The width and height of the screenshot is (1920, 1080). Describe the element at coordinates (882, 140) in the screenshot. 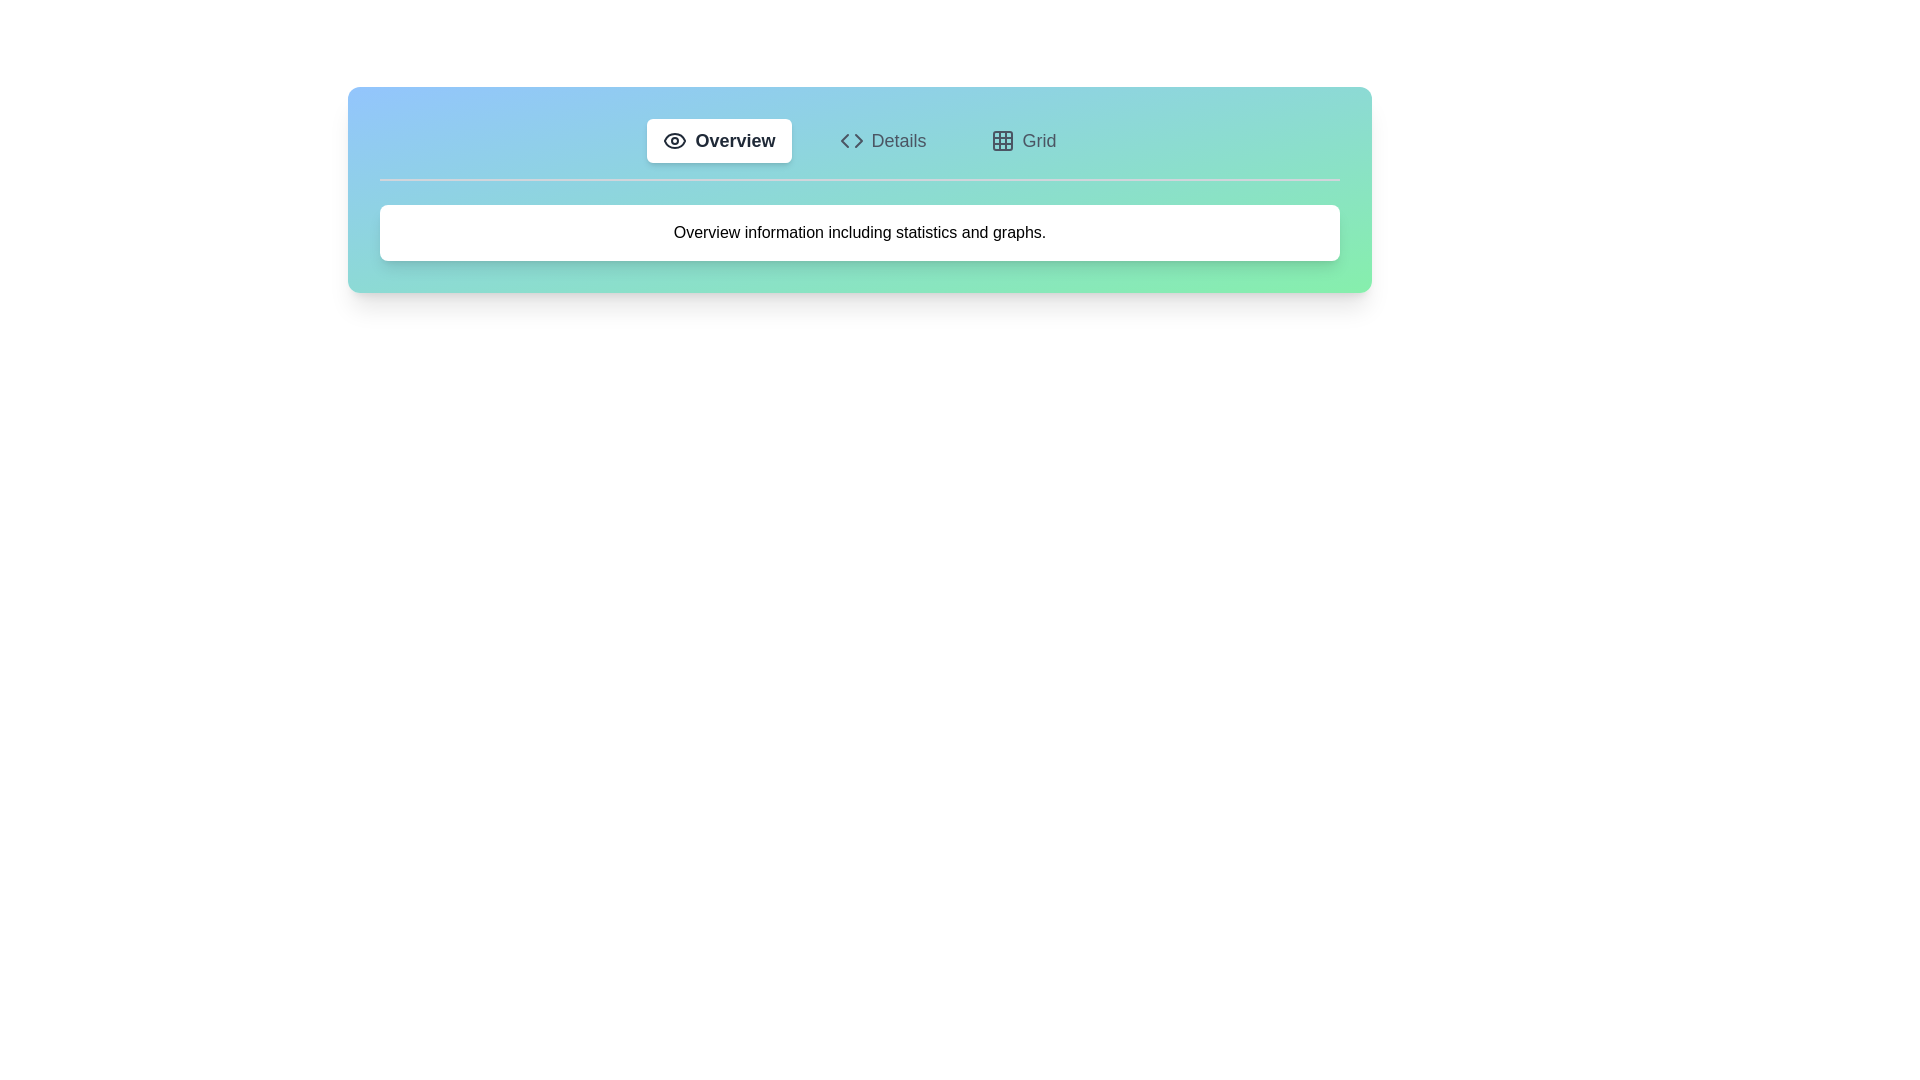

I see `the tab associated with Details` at that location.